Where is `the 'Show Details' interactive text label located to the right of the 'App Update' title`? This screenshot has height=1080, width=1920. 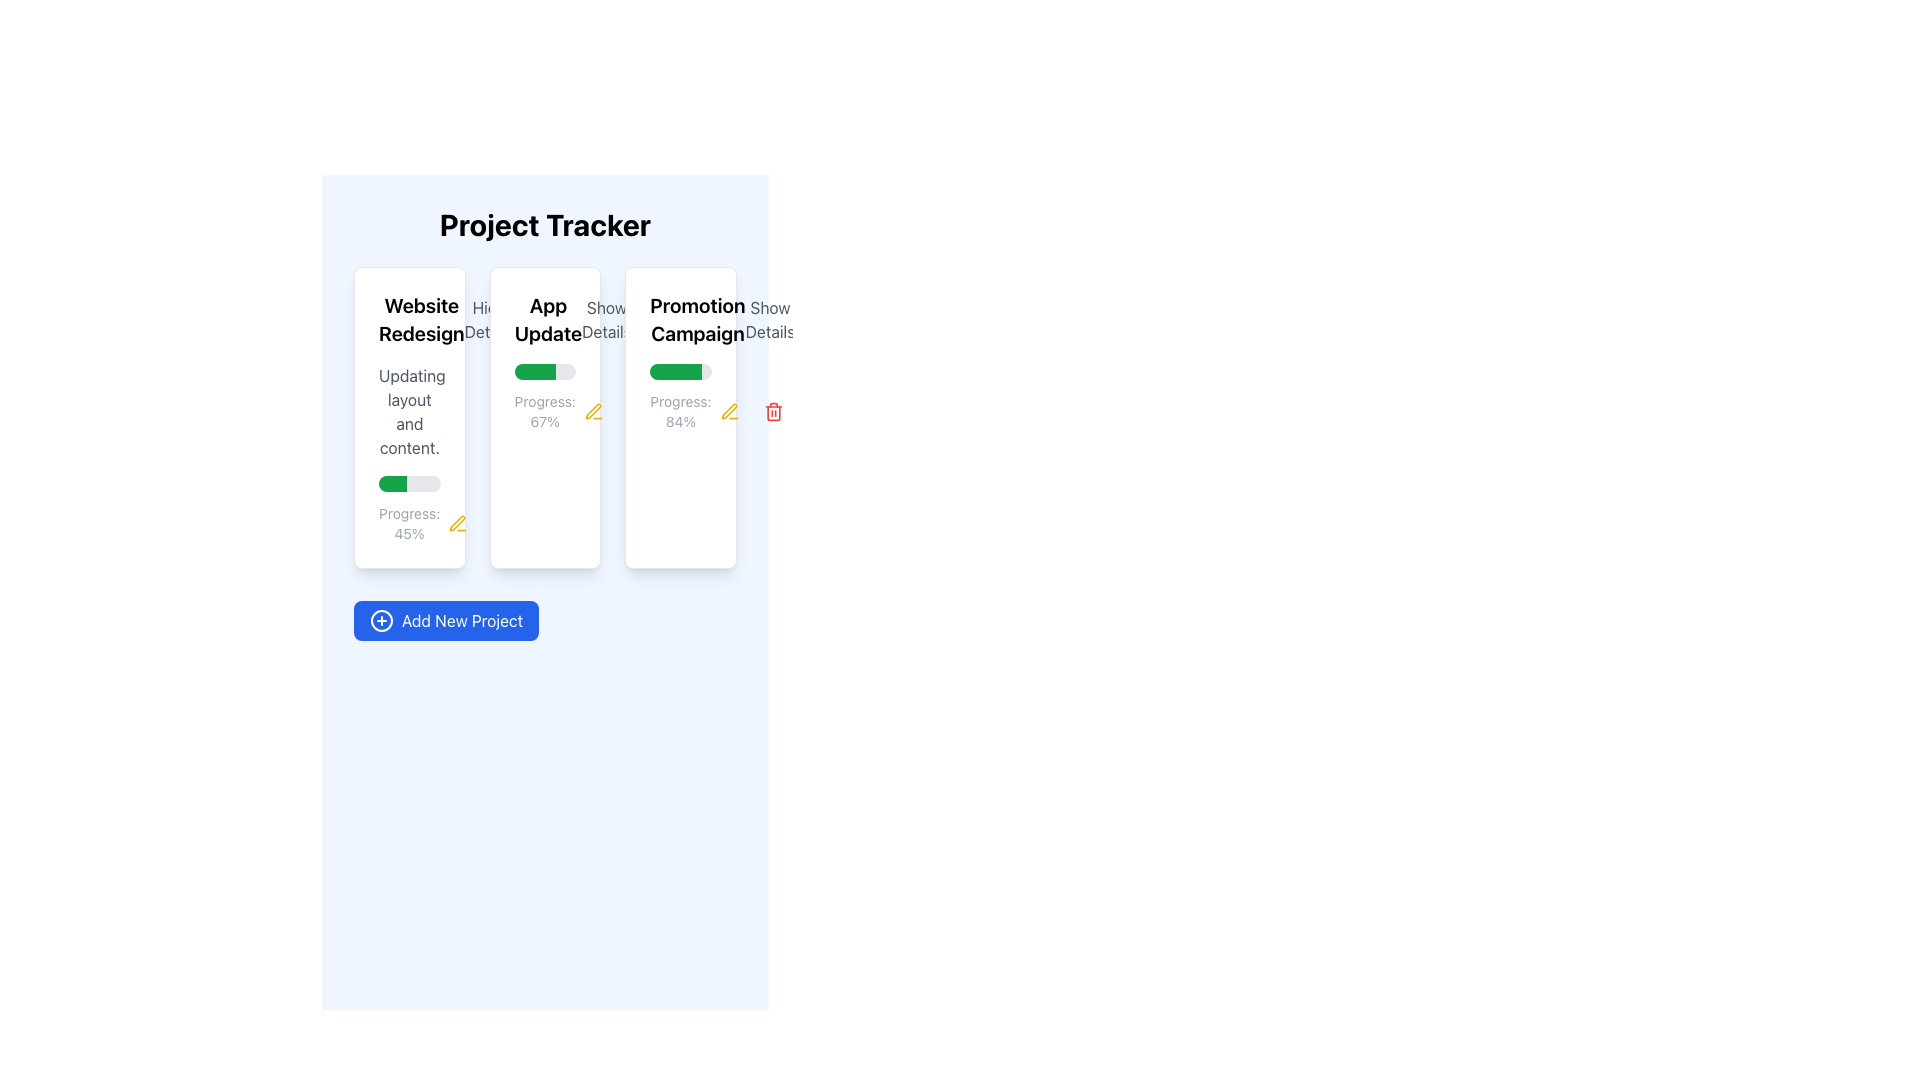 the 'Show Details' interactive text label located to the right of the 'App Update' title is located at coordinates (605, 319).